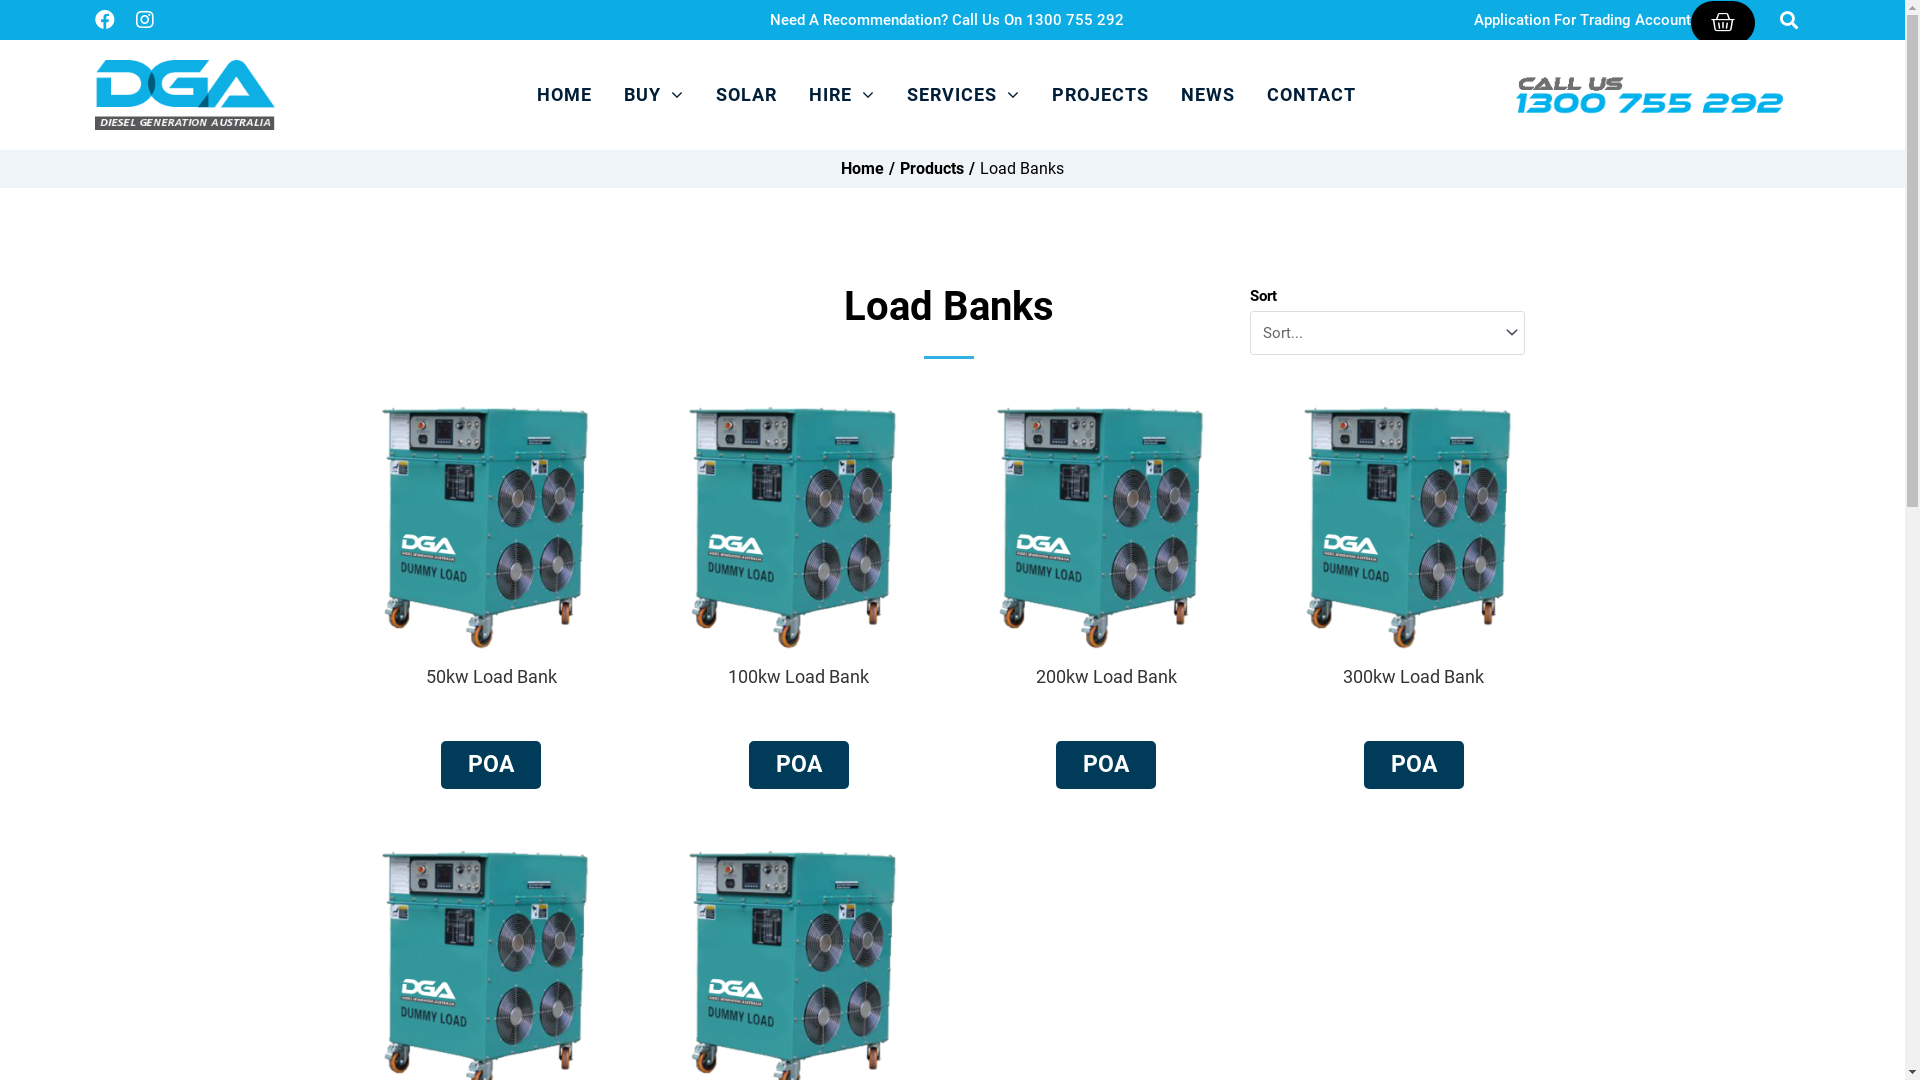 The image size is (1920, 1080). Describe the element at coordinates (613, 95) in the screenshot. I see `'BUY'` at that location.